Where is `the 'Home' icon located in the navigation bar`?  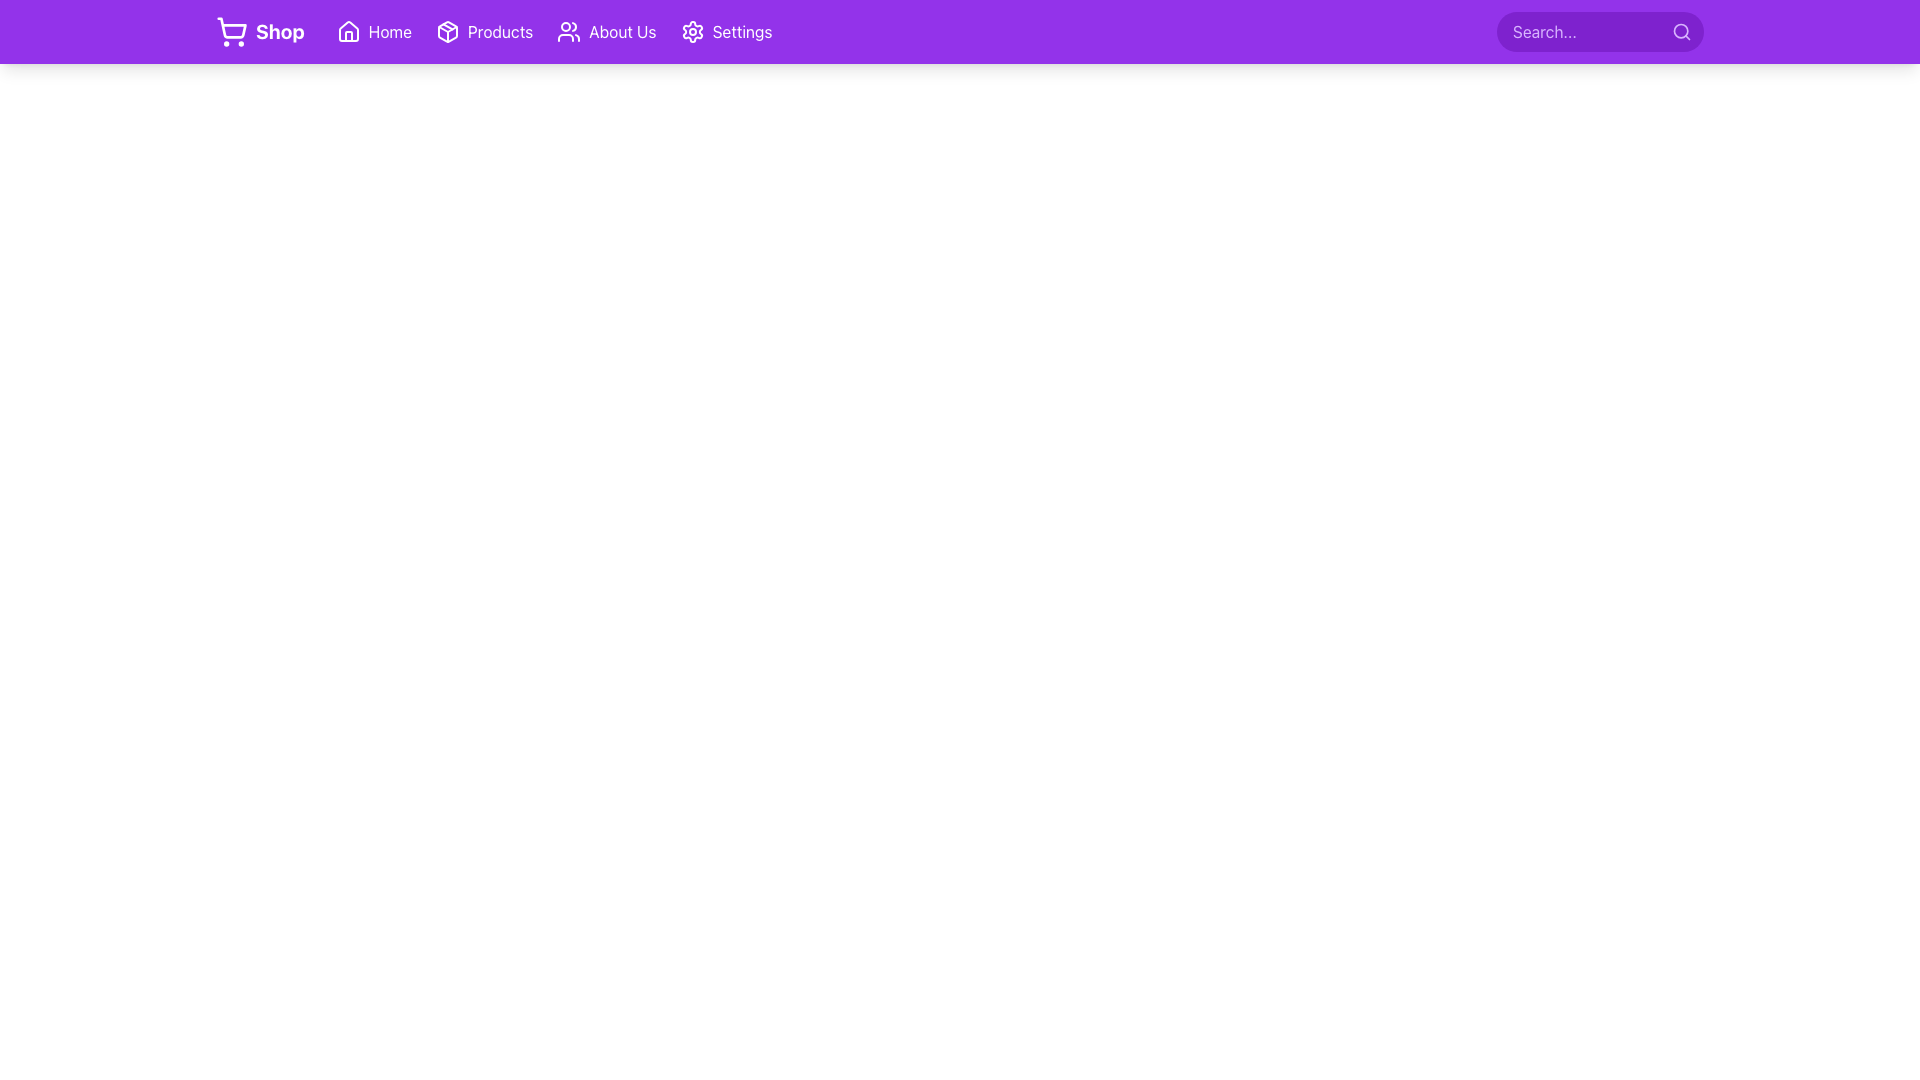 the 'Home' icon located in the navigation bar is located at coordinates (348, 31).